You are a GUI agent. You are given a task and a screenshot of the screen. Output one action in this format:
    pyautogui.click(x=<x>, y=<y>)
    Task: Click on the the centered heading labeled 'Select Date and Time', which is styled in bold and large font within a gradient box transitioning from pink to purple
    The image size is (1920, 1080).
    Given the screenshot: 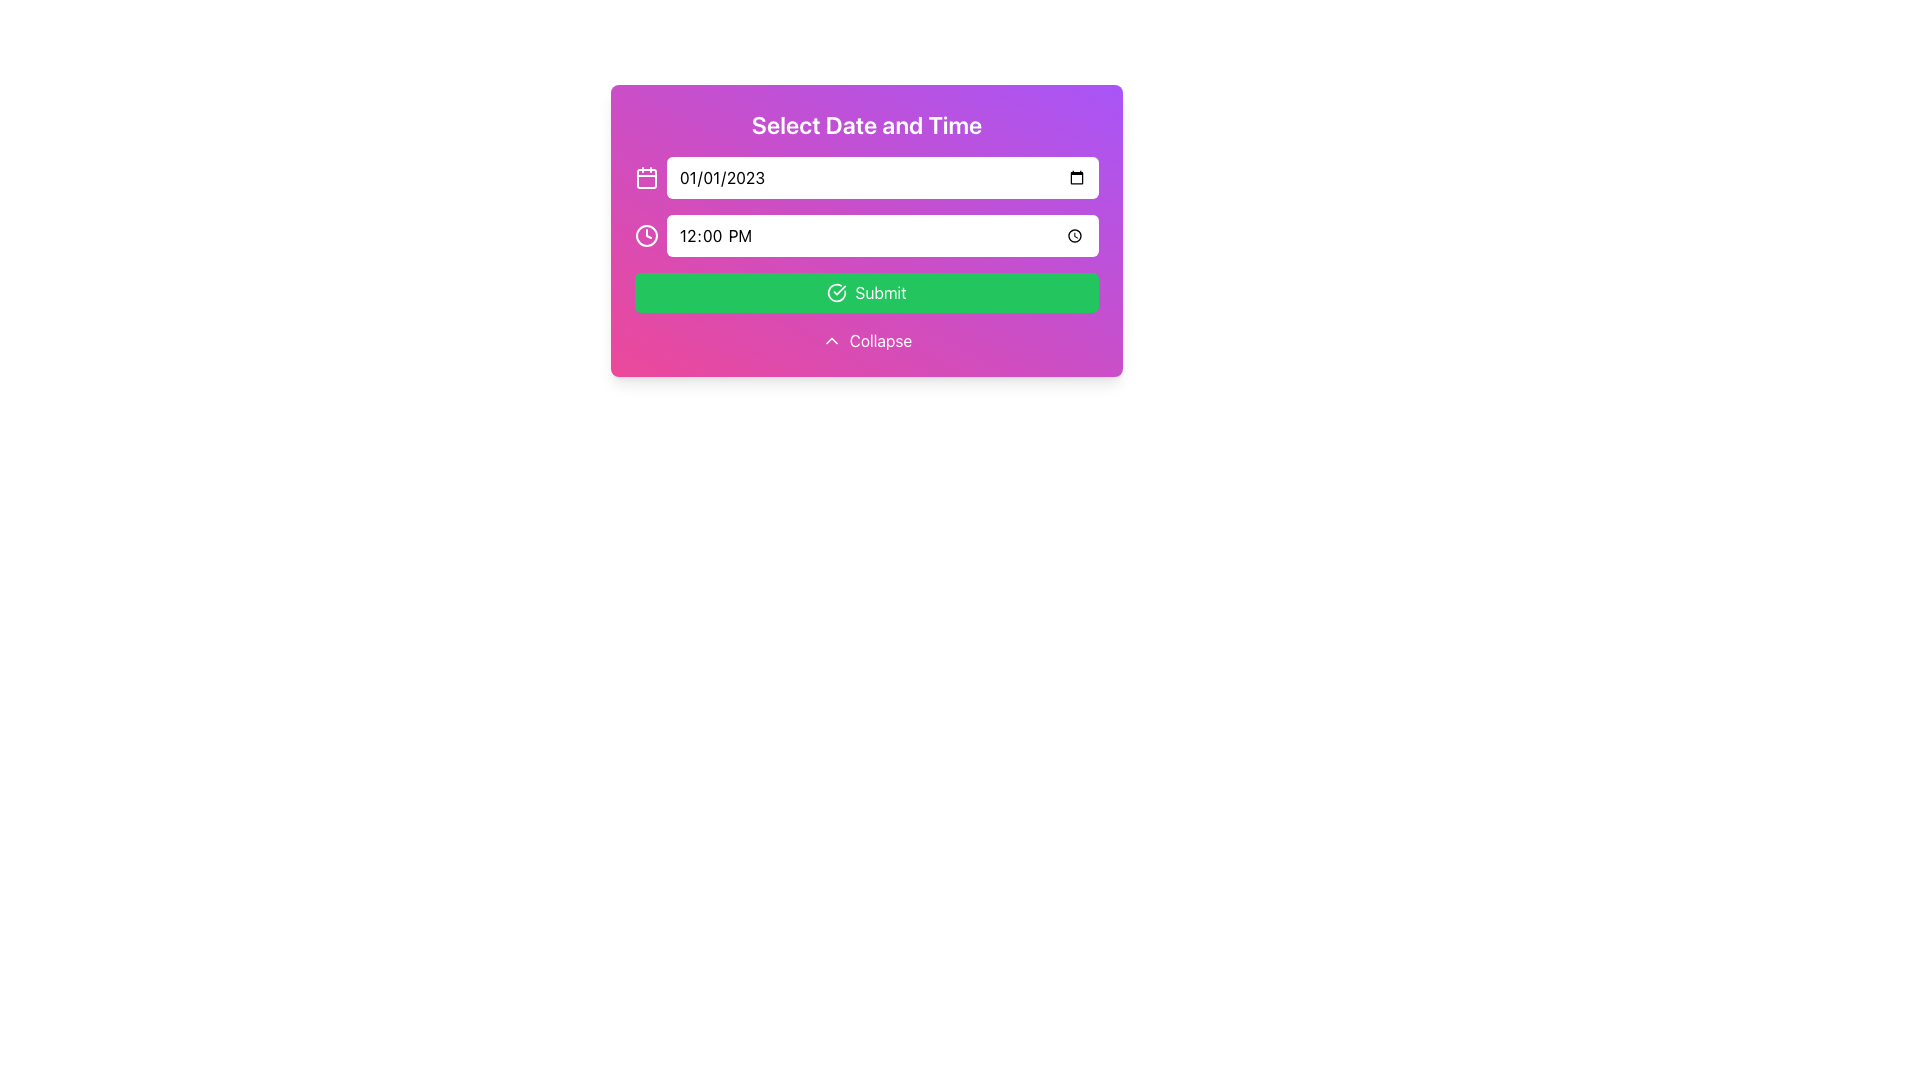 What is the action you would take?
    pyautogui.click(x=867, y=124)
    